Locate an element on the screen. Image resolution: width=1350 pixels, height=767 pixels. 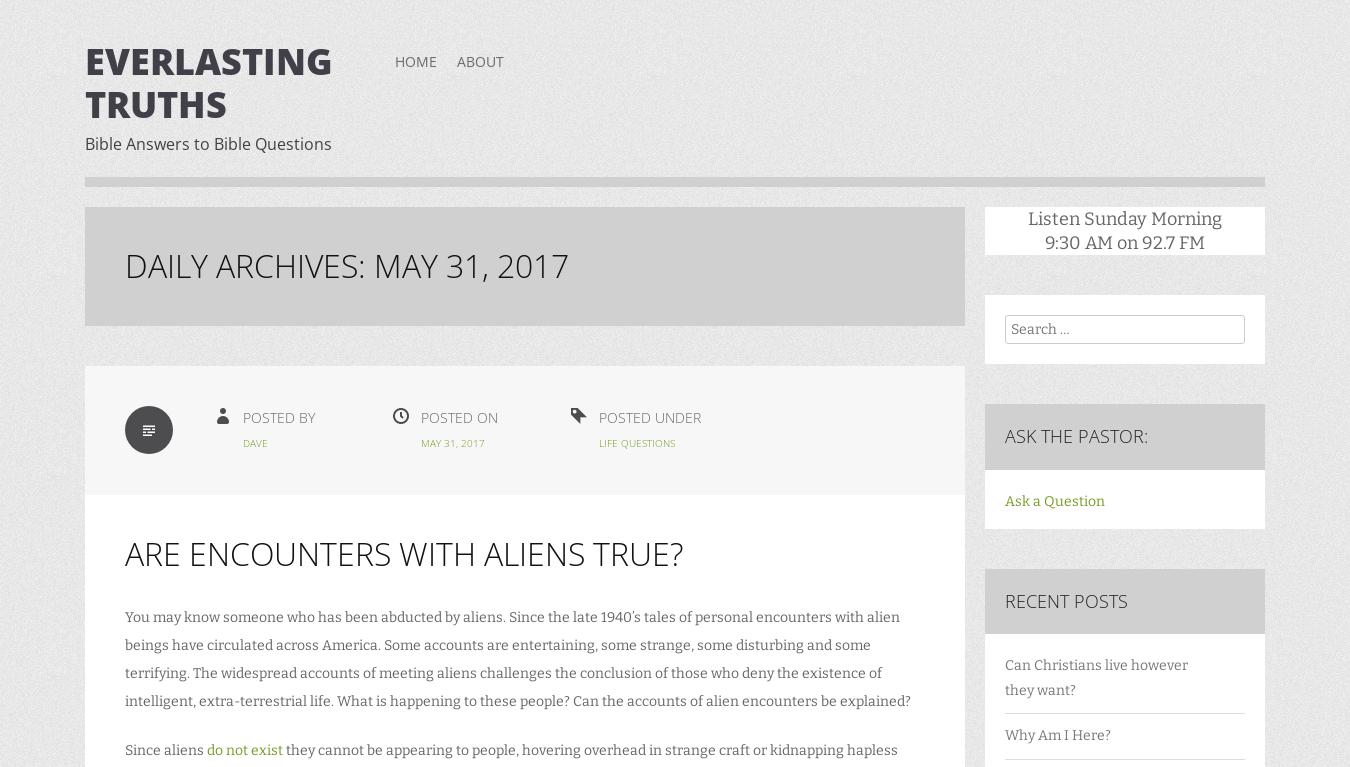
'Life Questions' is located at coordinates (598, 442).